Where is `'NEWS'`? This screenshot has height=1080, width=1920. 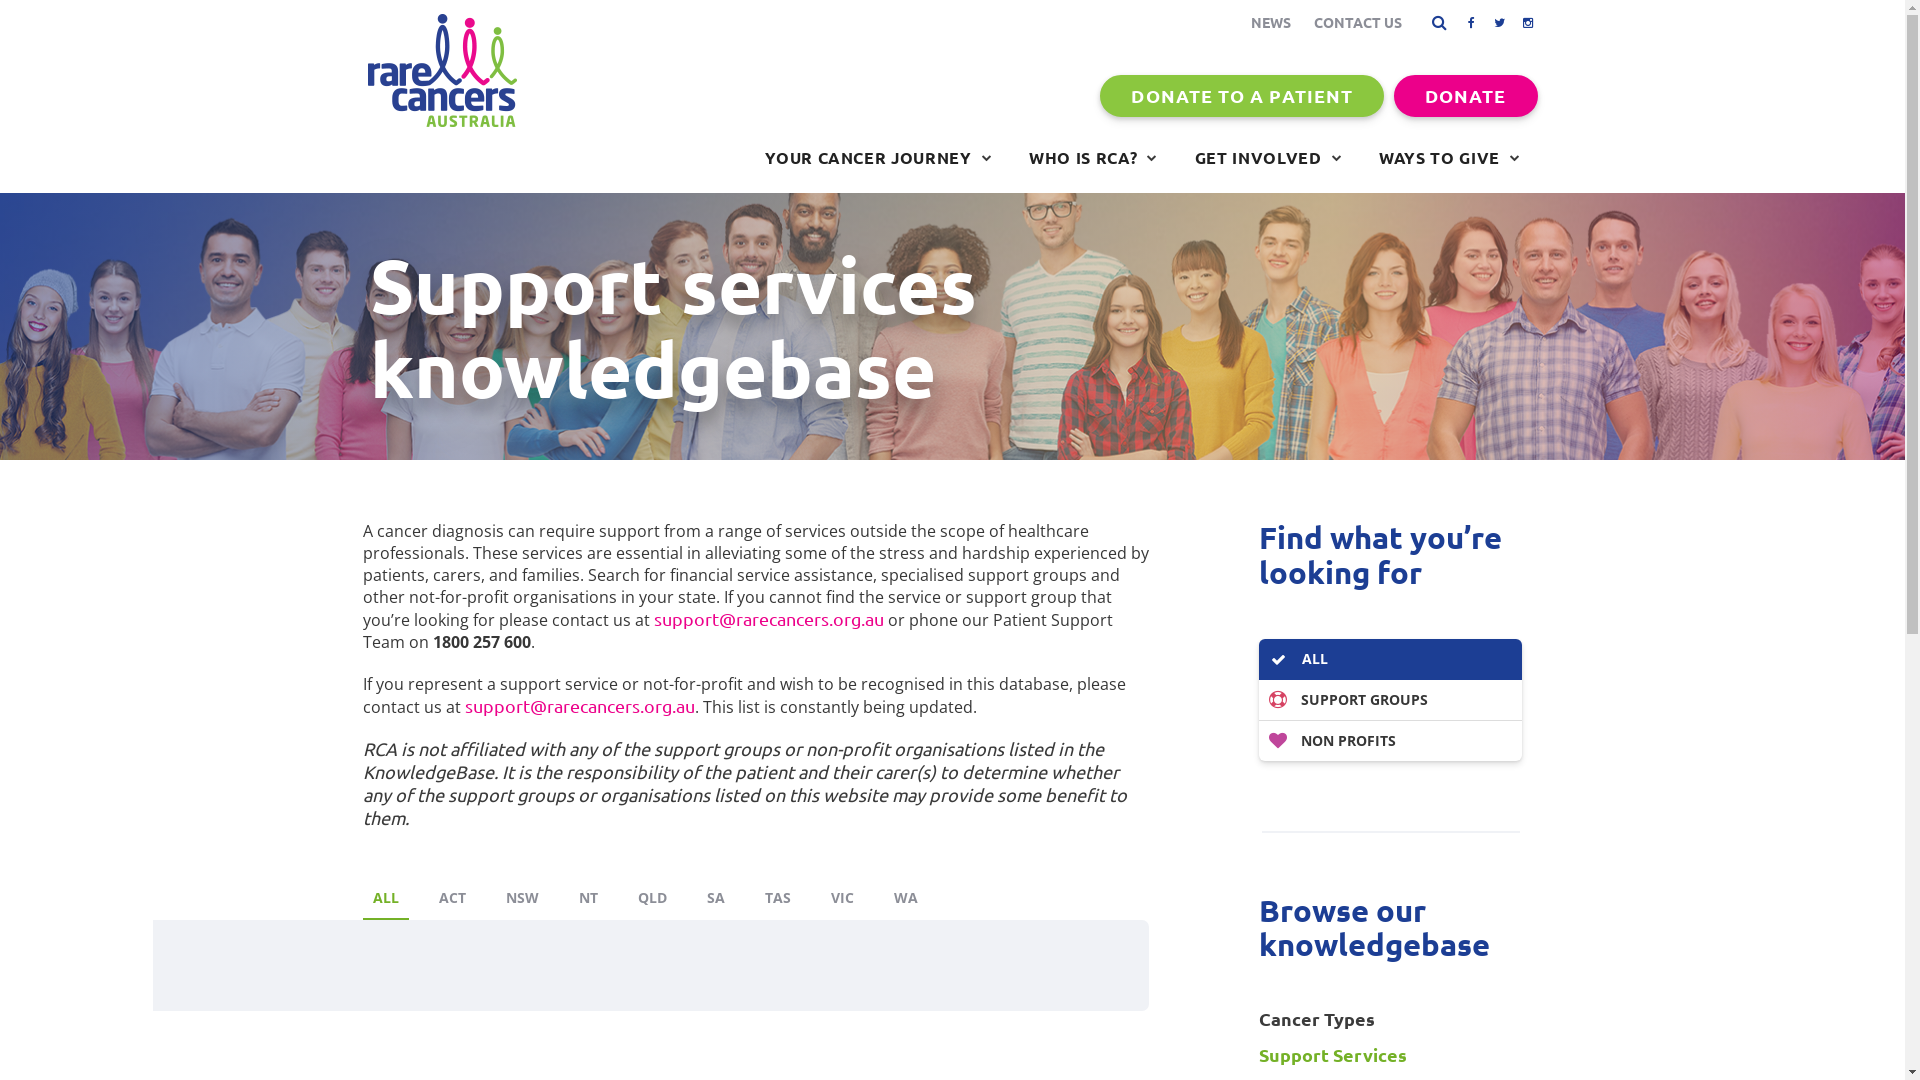 'NEWS' is located at coordinates (1269, 22).